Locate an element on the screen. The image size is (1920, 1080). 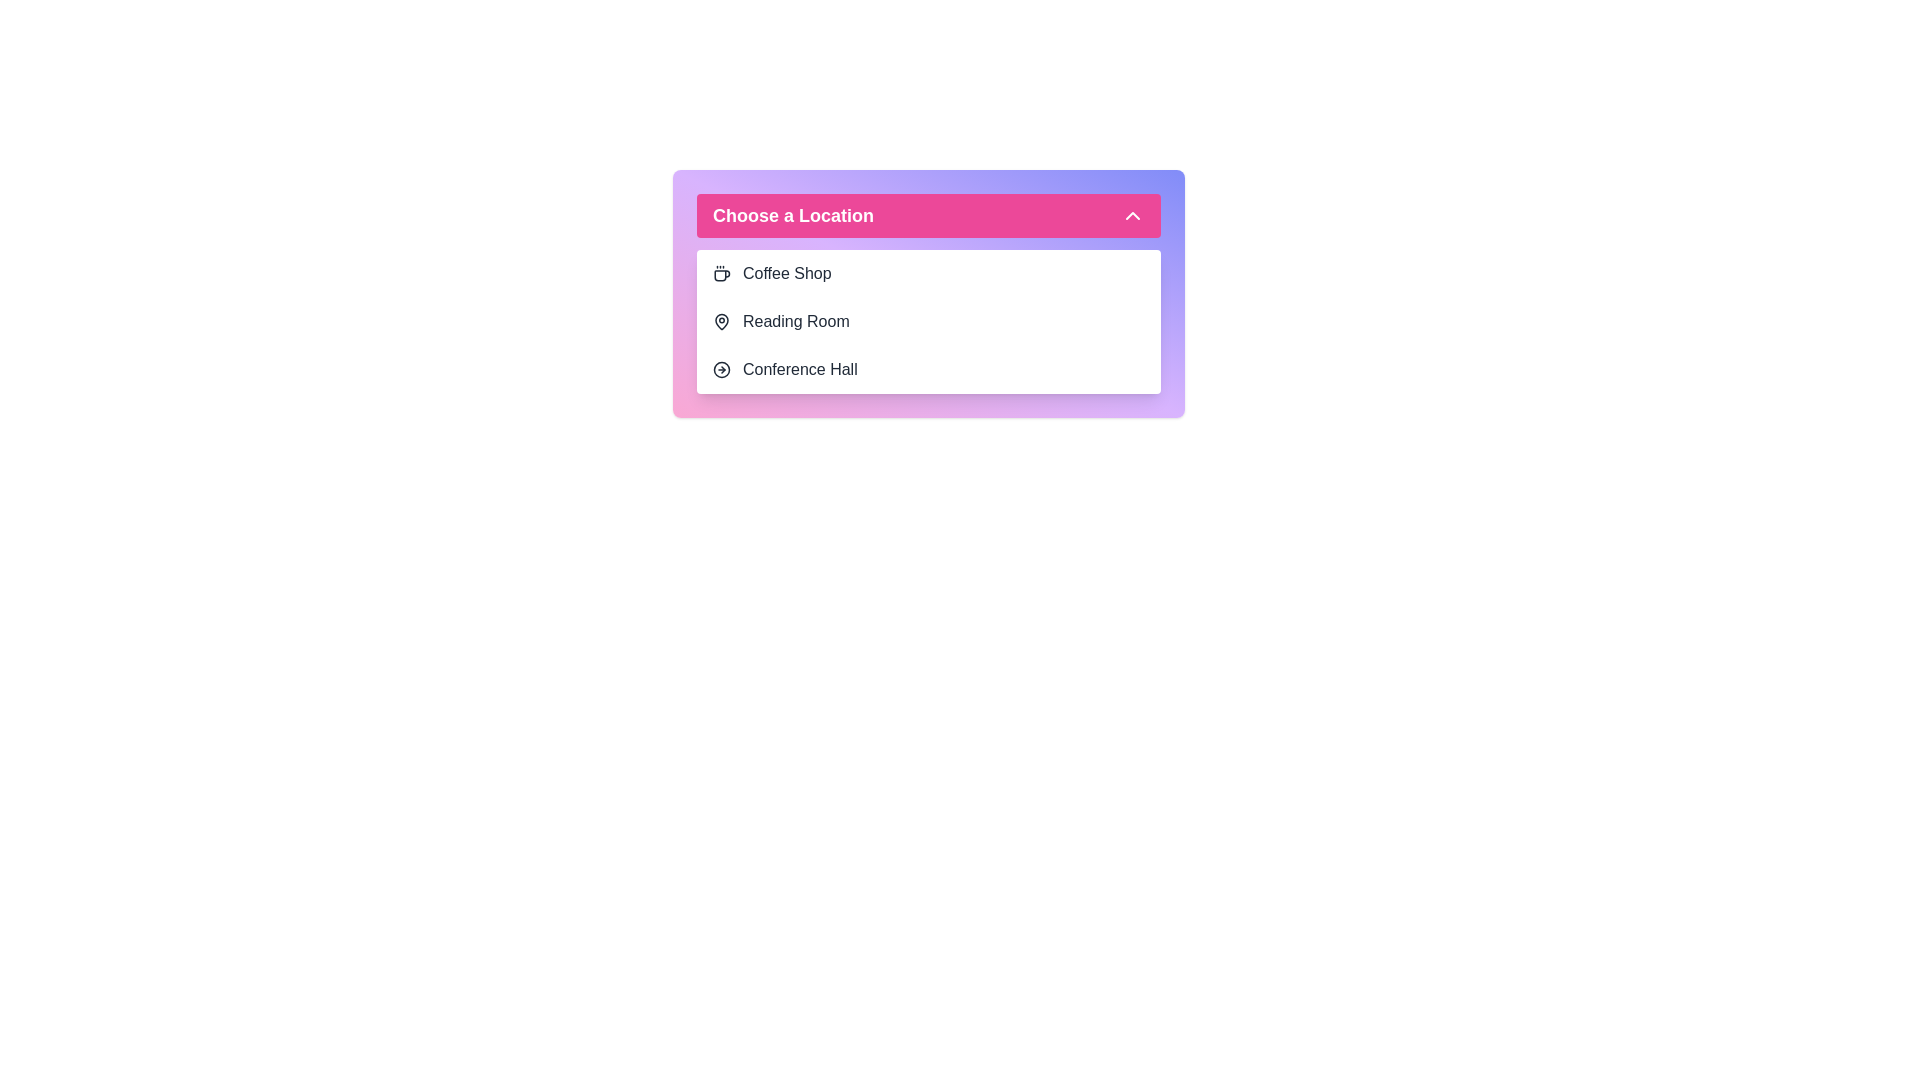
the section Reading Room from the dropdown menu is located at coordinates (928, 320).